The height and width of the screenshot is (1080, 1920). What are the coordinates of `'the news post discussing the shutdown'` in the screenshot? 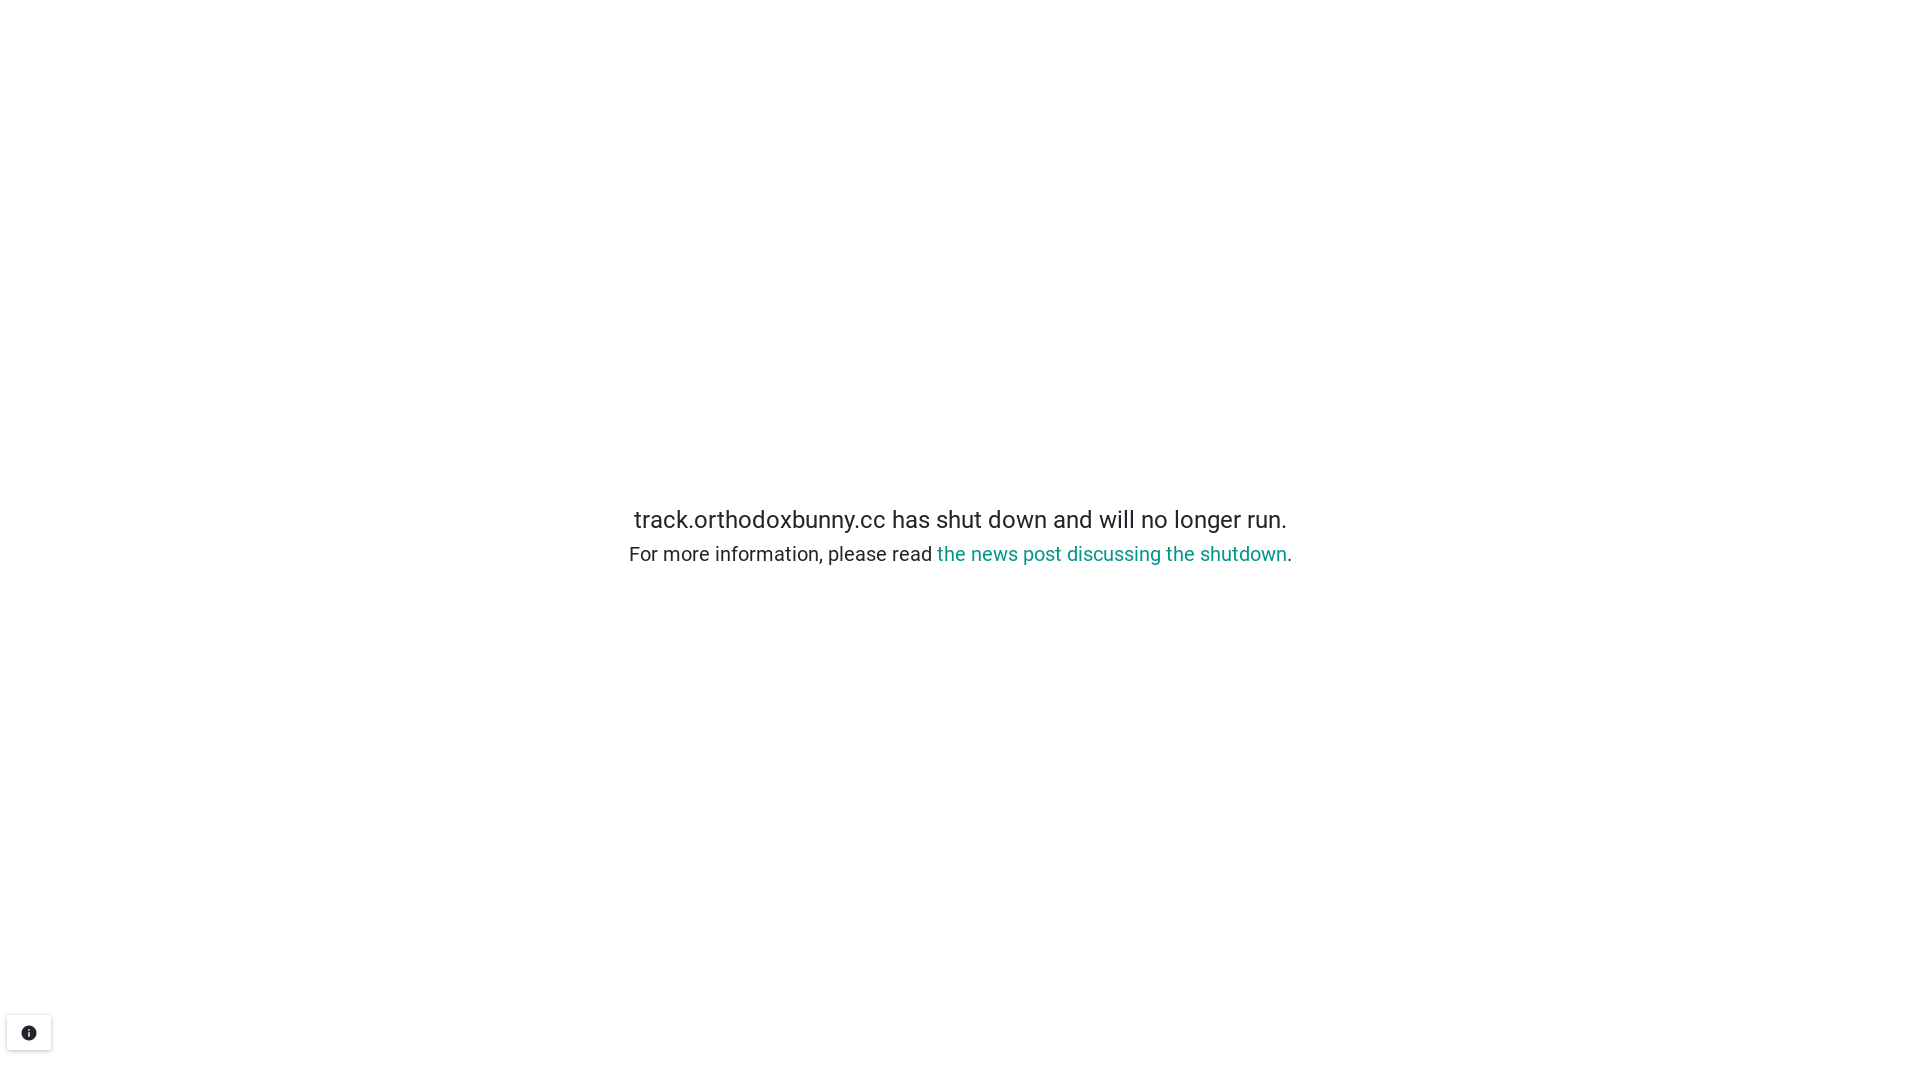 It's located at (1109, 554).